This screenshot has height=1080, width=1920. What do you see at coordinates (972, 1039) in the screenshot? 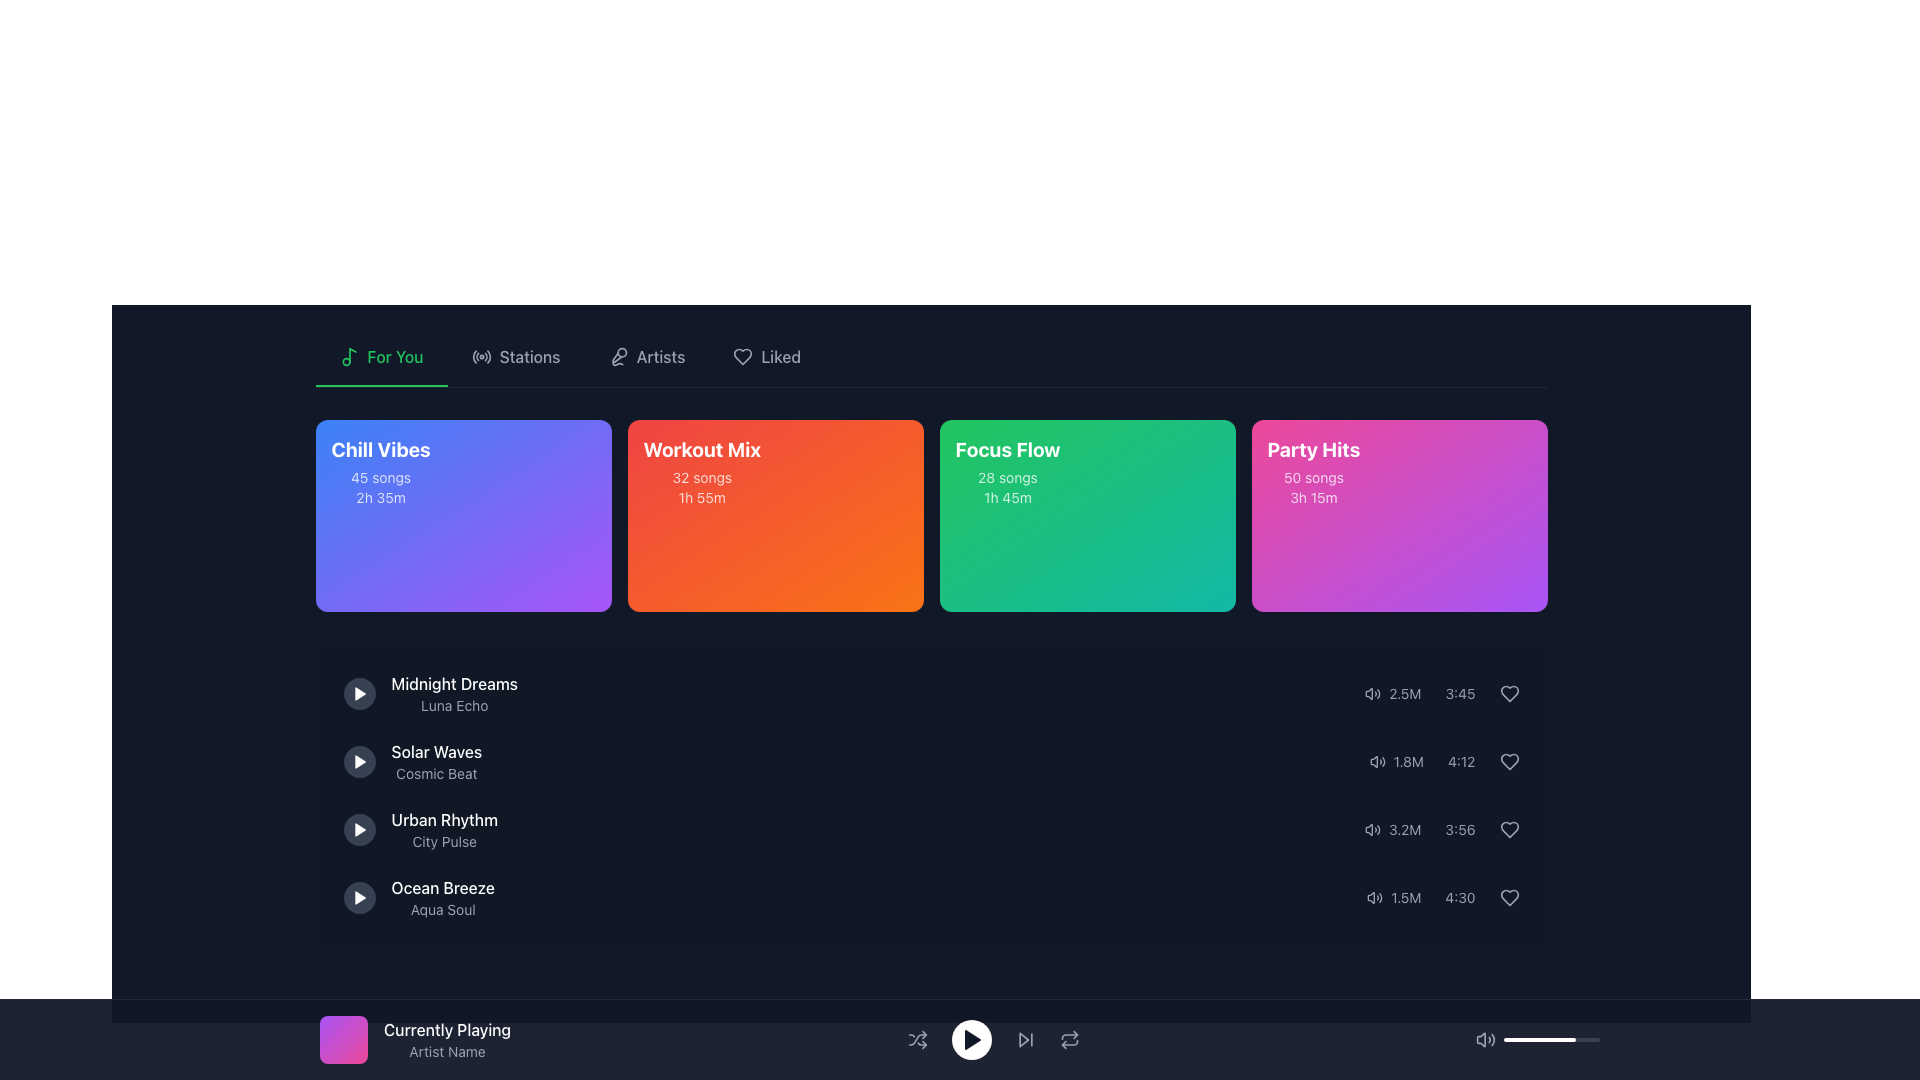
I see `the triangular play button icon located in the footer section of the application` at bounding box center [972, 1039].